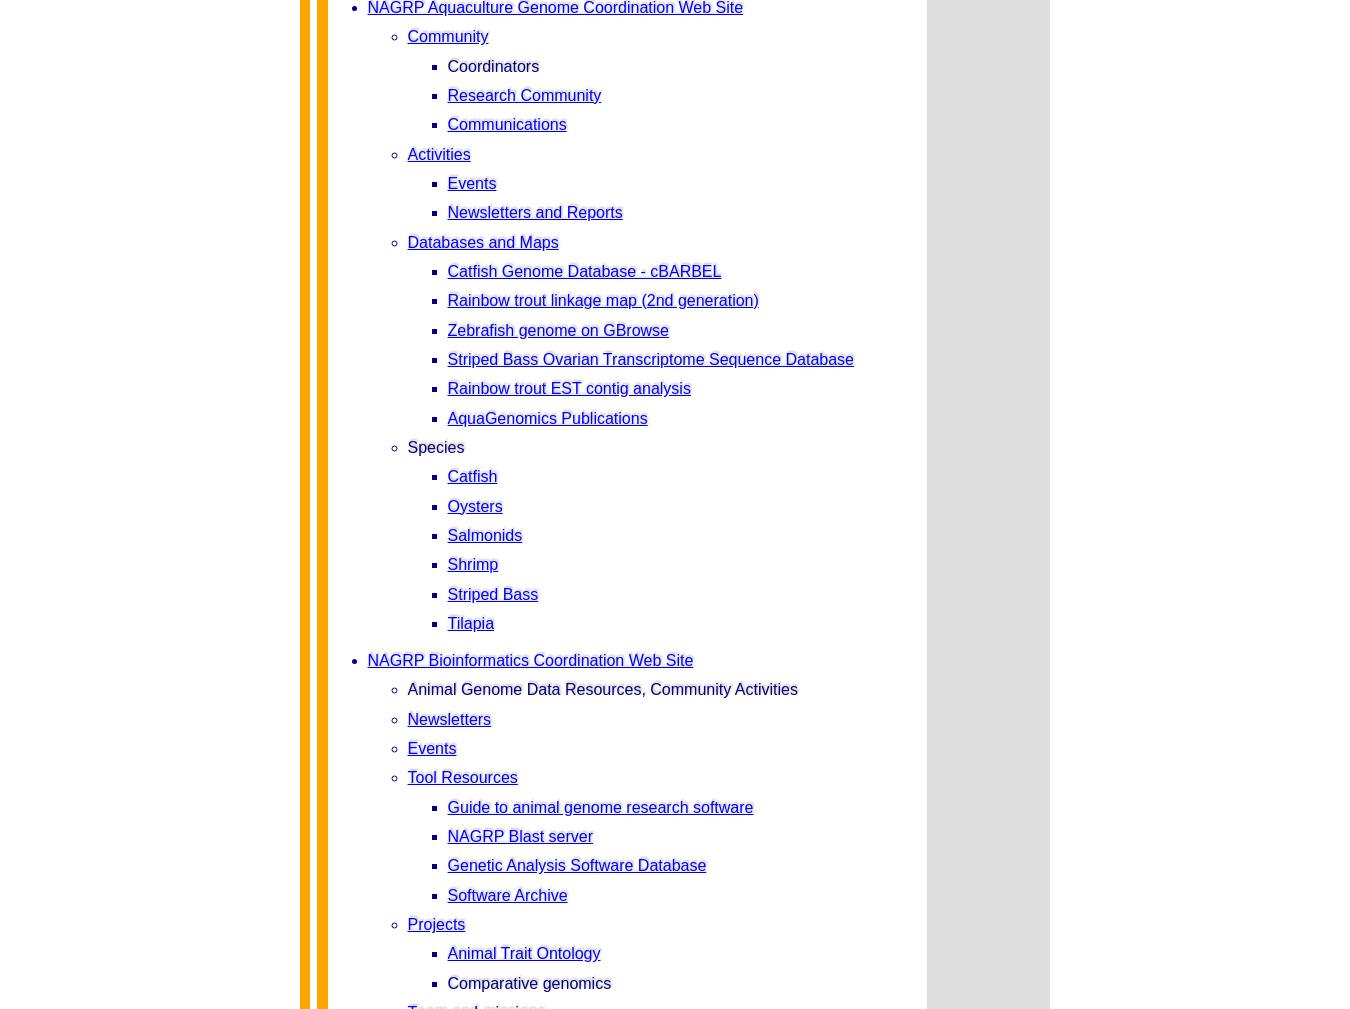  Describe the element at coordinates (599, 806) in the screenshot. I see `'Guide to animal genome research software'` at that location.